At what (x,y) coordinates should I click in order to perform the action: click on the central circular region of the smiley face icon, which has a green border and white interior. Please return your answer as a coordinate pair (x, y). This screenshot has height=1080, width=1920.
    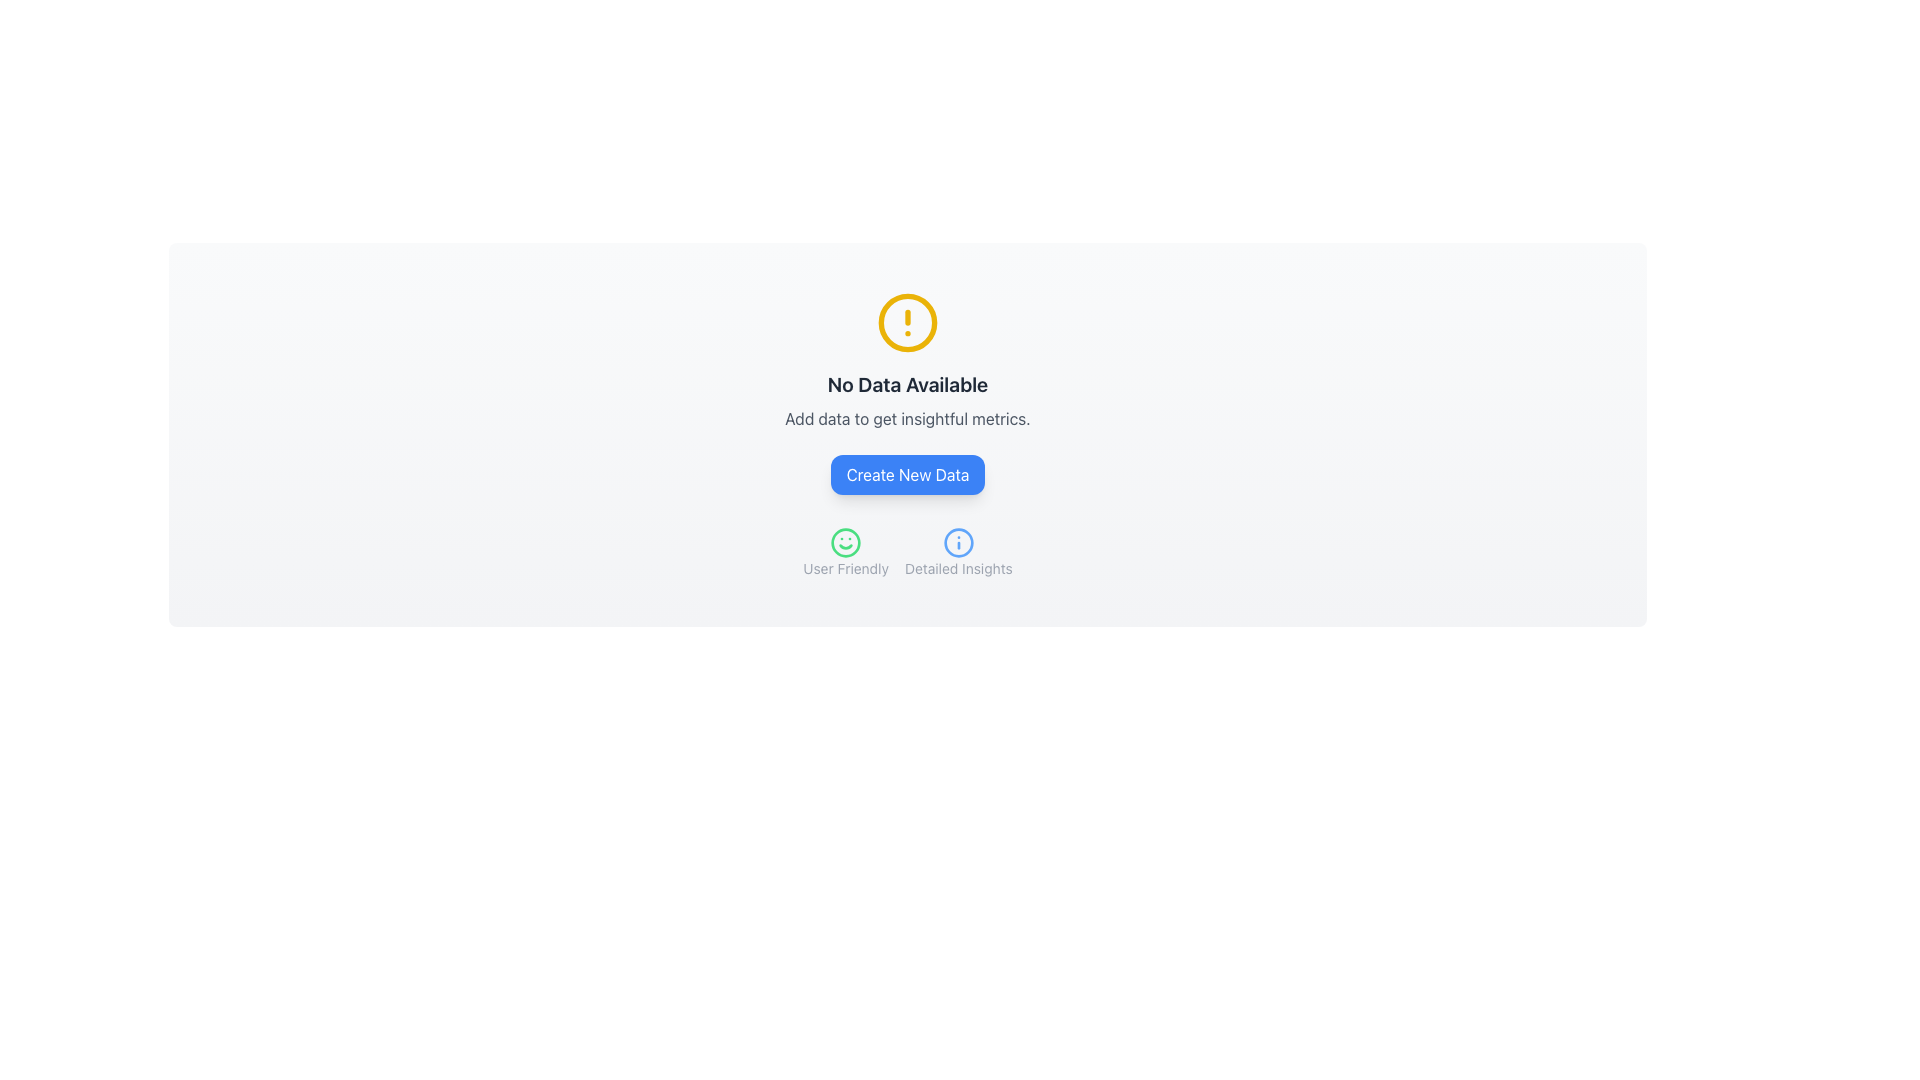
    Looking at the image, I should click on (846, 543).